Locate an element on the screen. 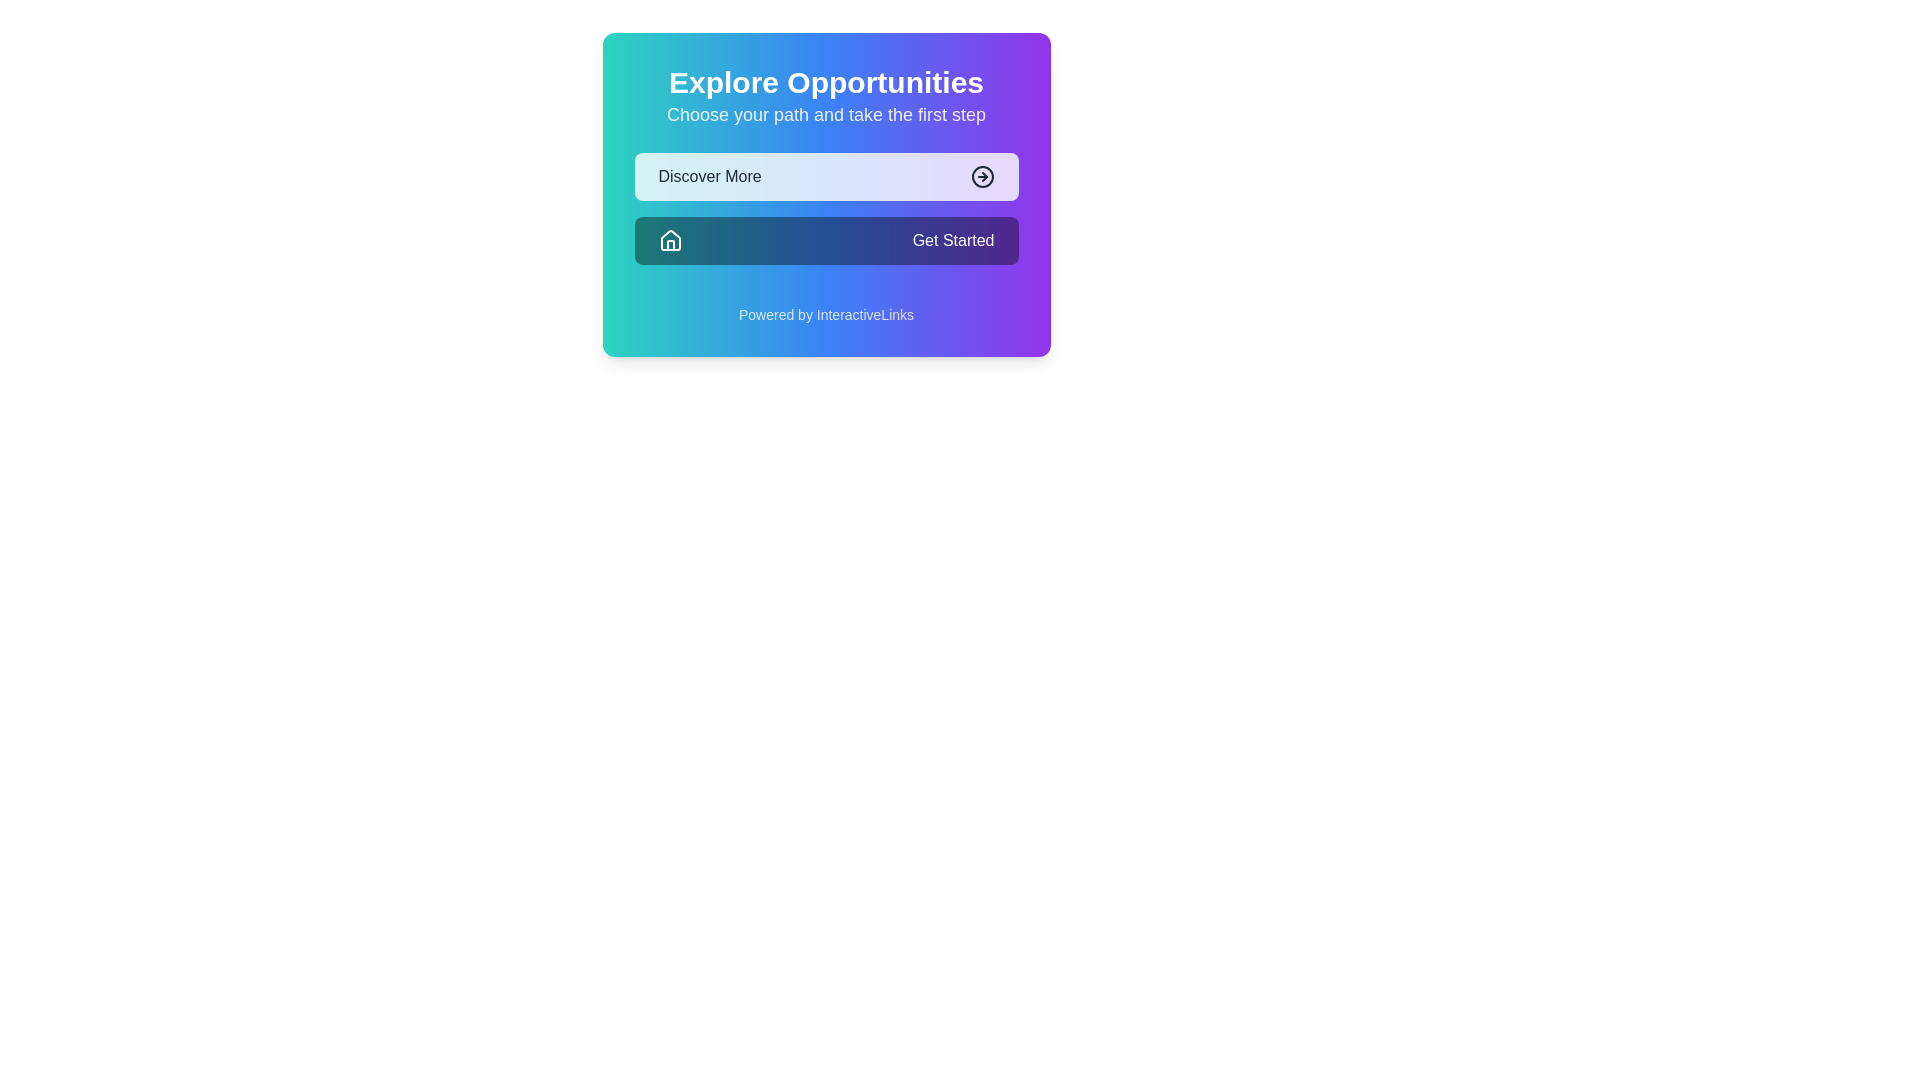 This screenshot has width=1920, height=1080. the small circular icon with a right-pointing arrow located on the right side of the 'Discover More' button is located at coordinates (982, 176).